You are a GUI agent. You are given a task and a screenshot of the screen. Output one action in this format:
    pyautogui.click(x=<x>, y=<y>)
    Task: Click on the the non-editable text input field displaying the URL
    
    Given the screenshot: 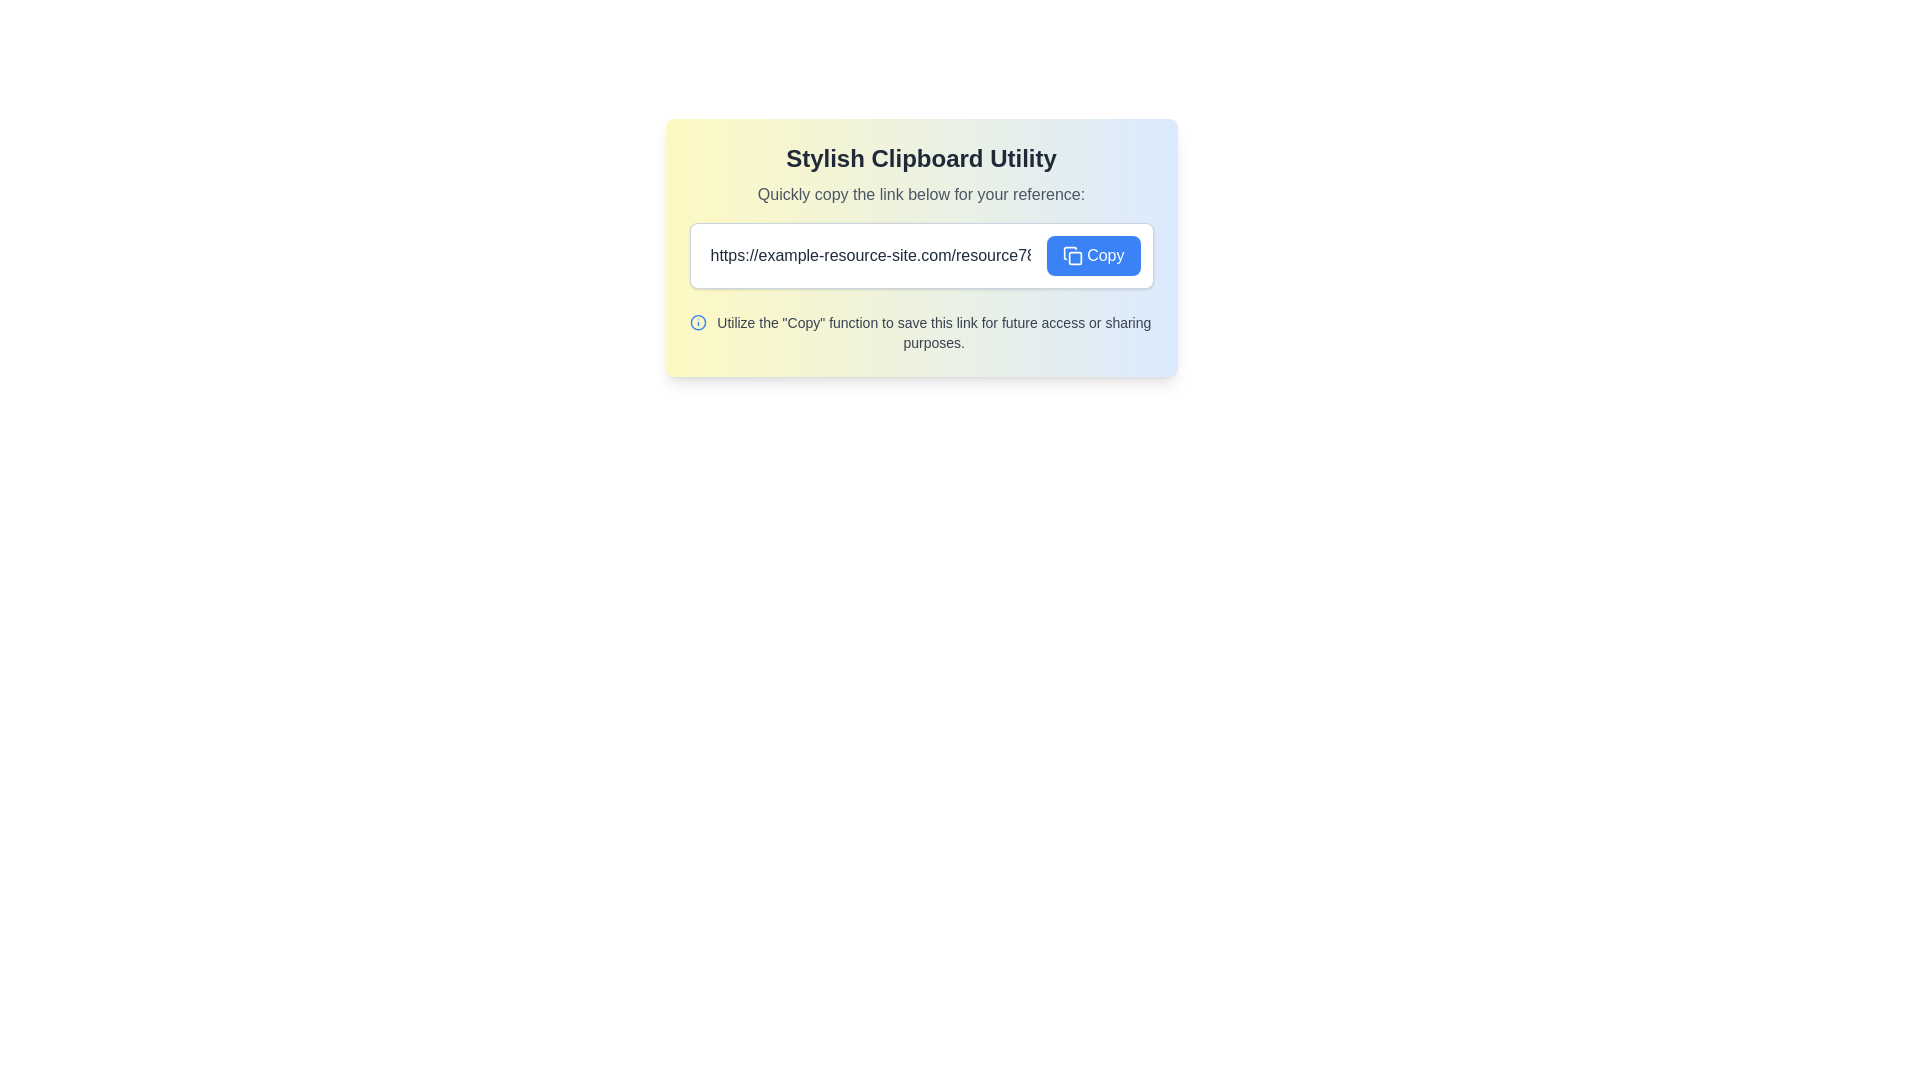 What is the action you would take?
    pyautogui.click(x=870, y=254)
    